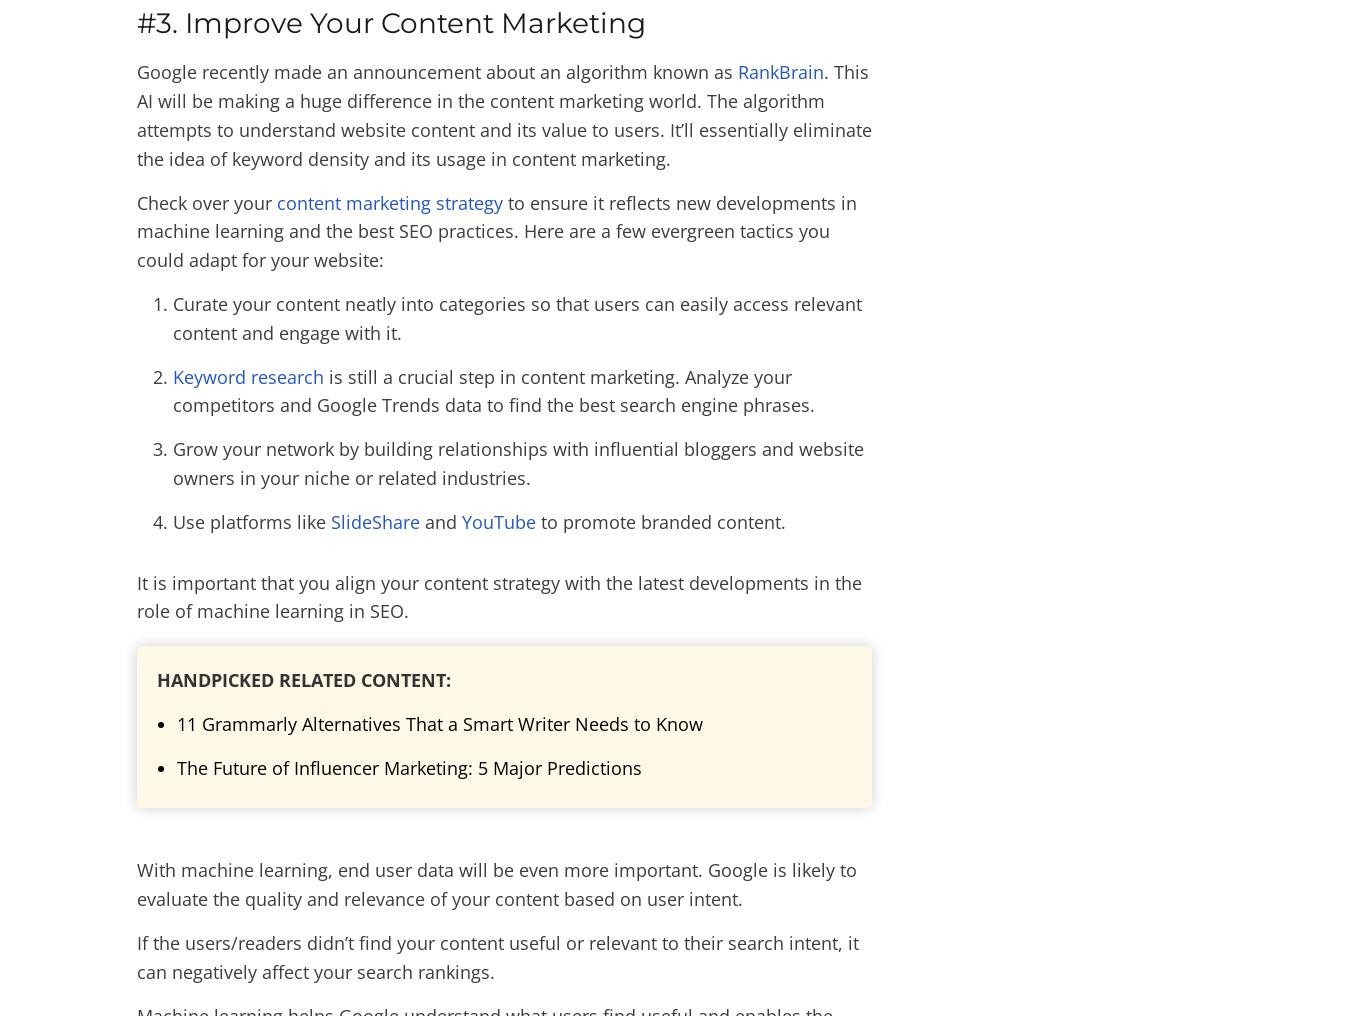  What do you see at coordinates (498, 956) in the screenshot?
I see `'If the users/readers didn’t find your content useful or relevant to their search intent, it can negatively affect your search rankings.'` at bounding box center [498, 956].